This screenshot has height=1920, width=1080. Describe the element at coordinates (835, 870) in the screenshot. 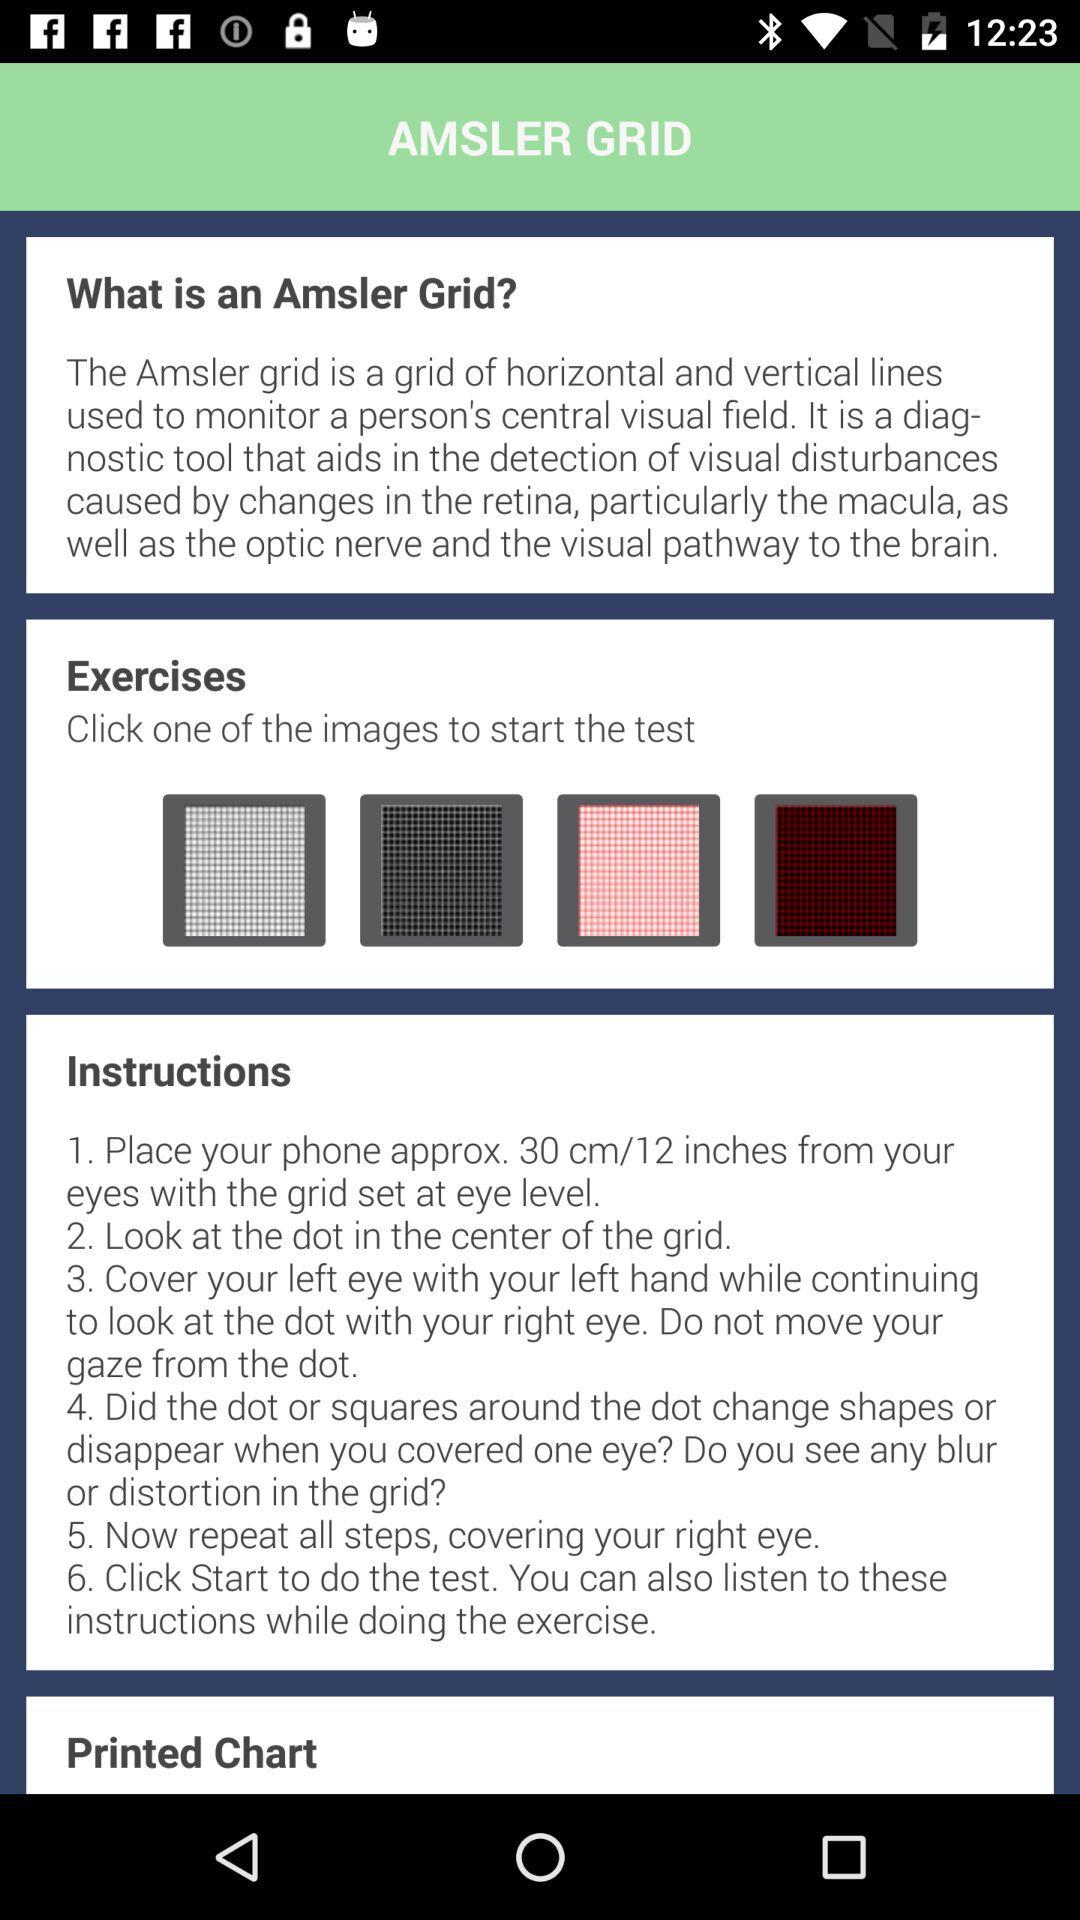

I see `image button` at that location.